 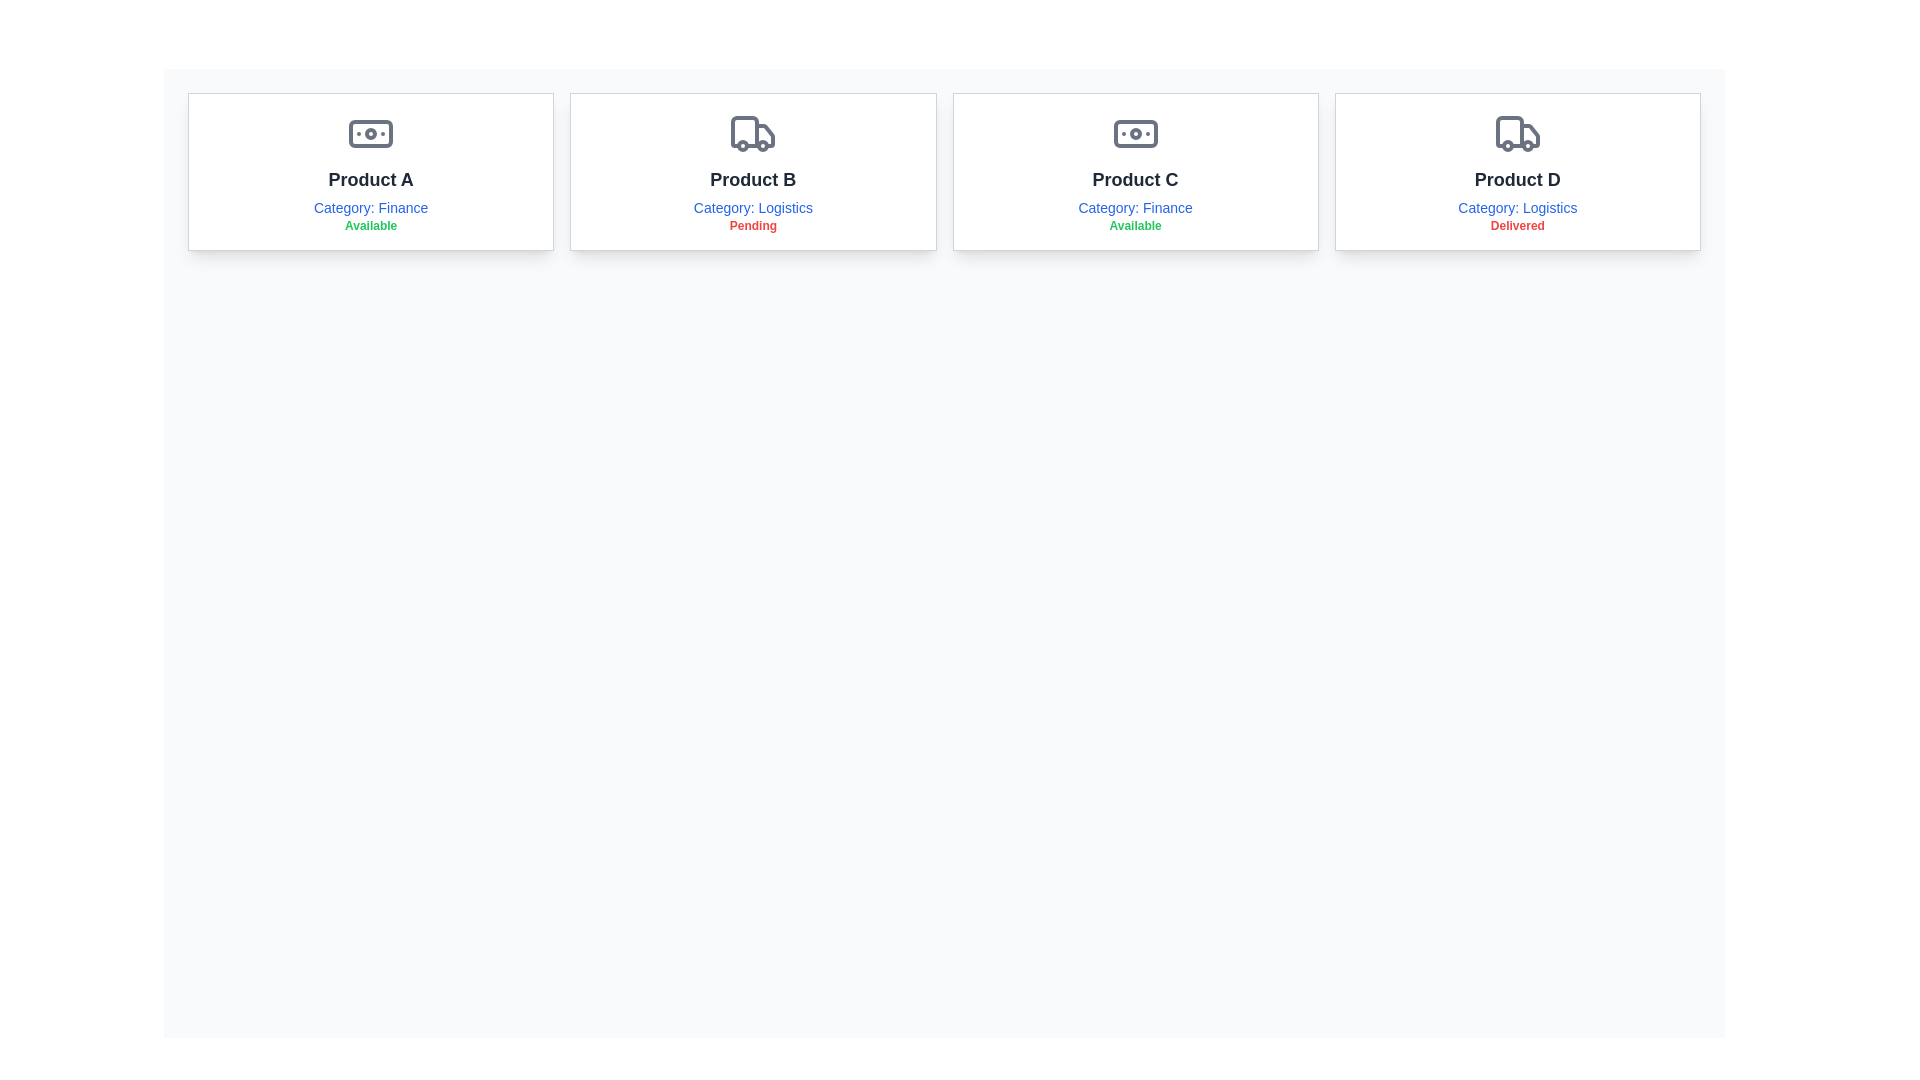 What do you see at coordinates (1517, 208) in the screenshot?
I see `the static text label reading 'Category: Logistics' which is styled in small blue italicized font, located in the fourth card from the left, below the heading 'Product D' and above the red bold 'Delivered' label` at bounding box center [1517, 208].